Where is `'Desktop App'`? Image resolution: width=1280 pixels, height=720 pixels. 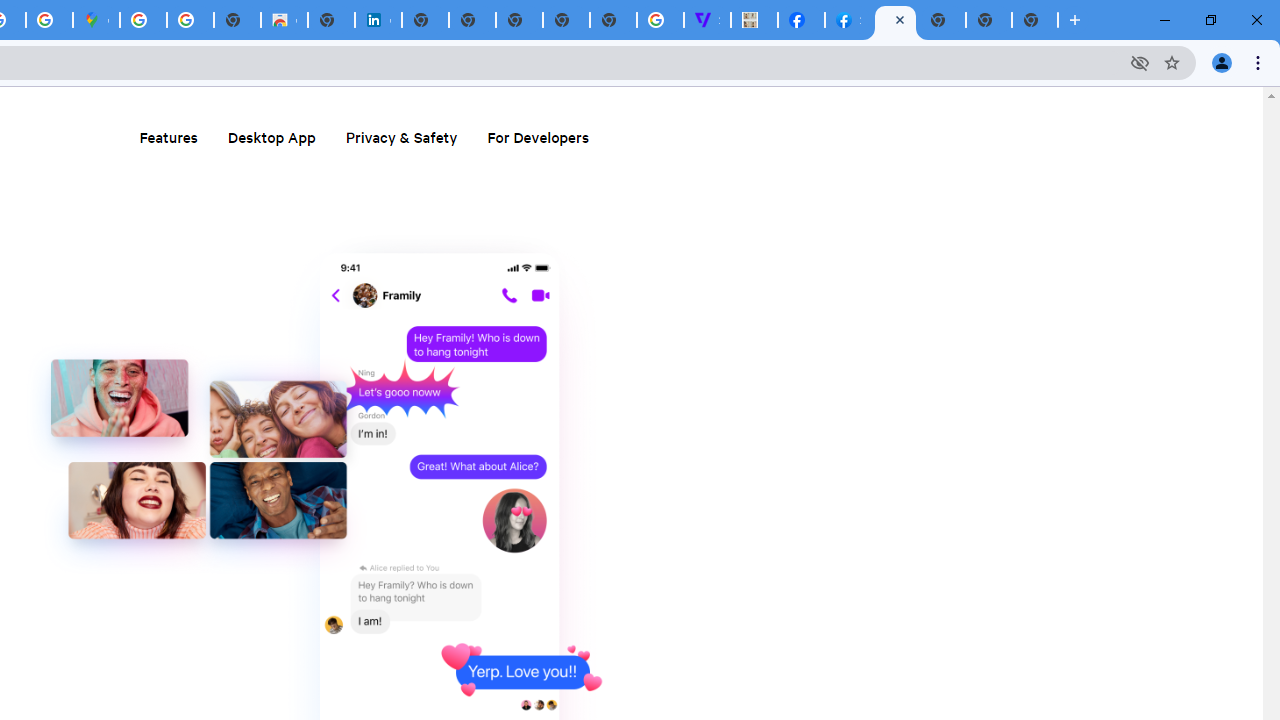
'Desktop App' is located at coordinates (270, 135).